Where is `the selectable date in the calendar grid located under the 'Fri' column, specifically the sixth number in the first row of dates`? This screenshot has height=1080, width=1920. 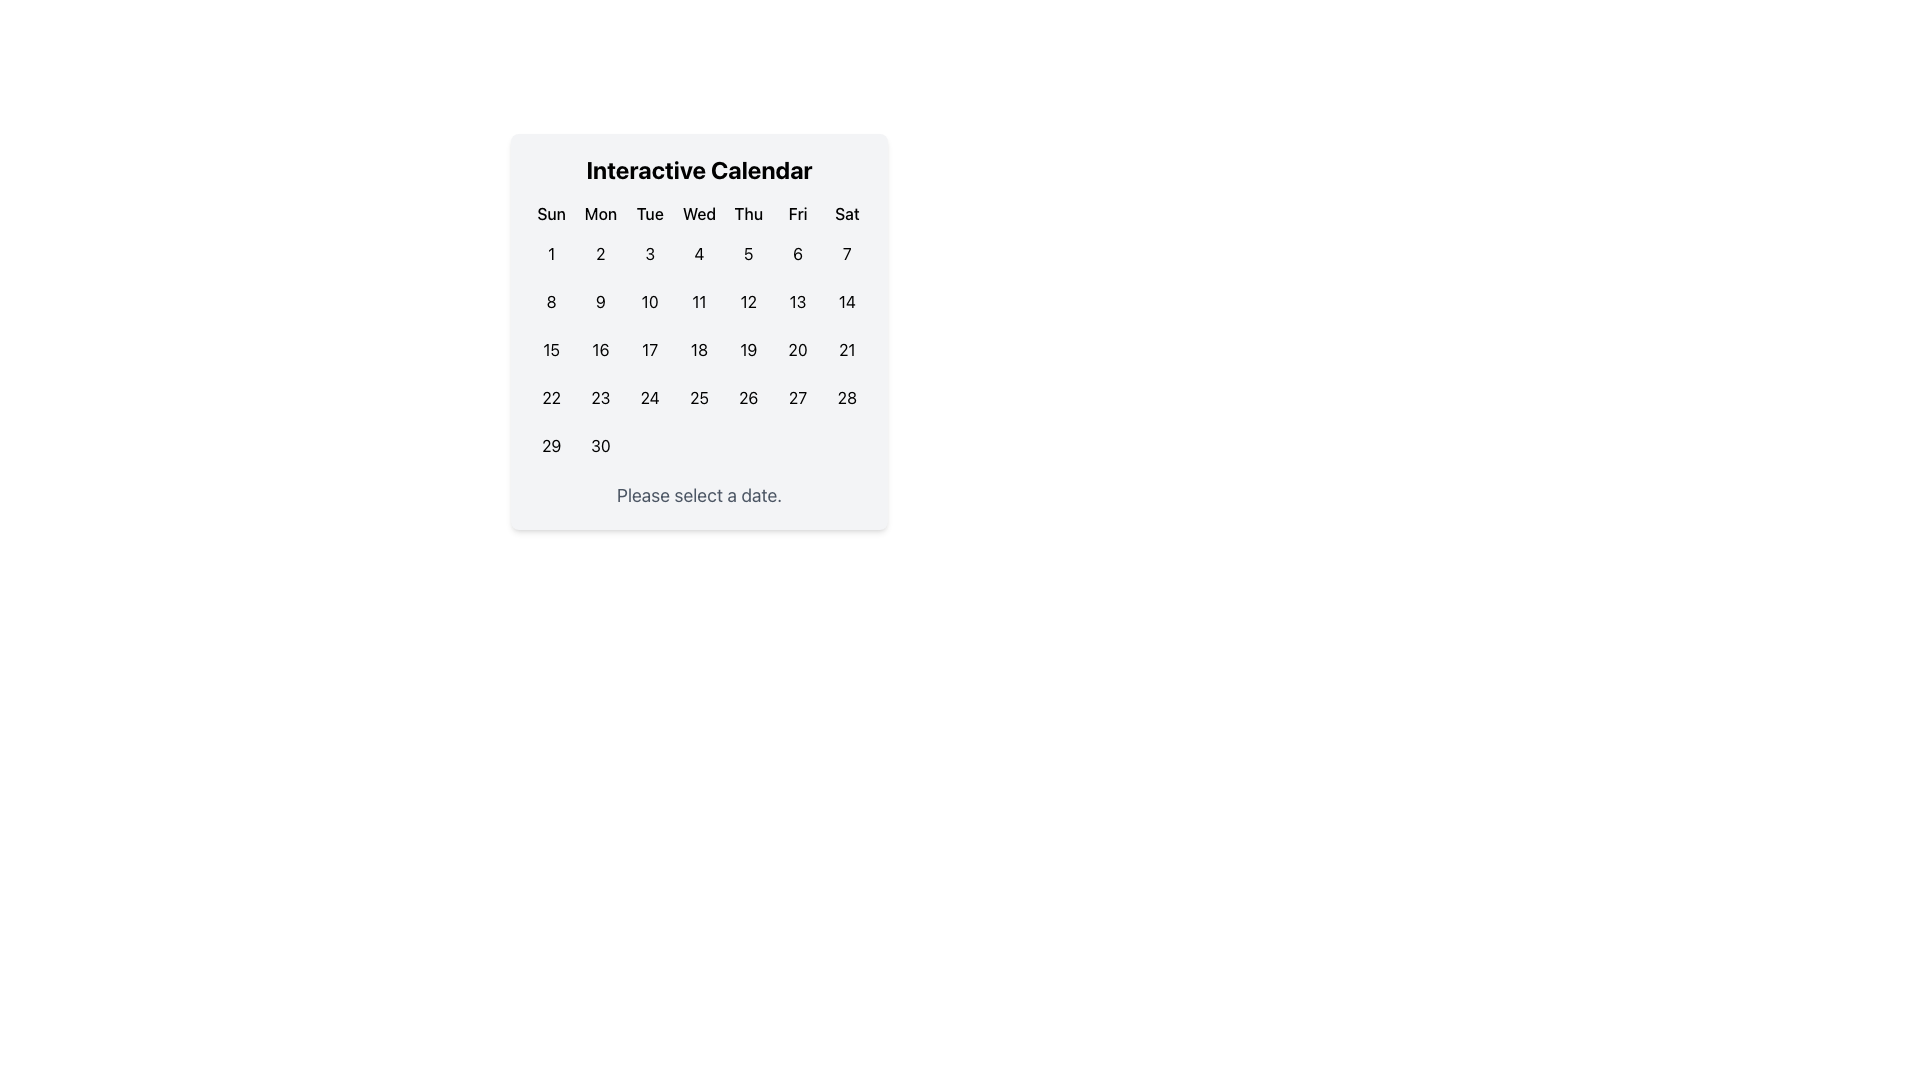
the selectable date in the calendar grid located under the 'Fri' column, specifically the sixth number in the first row of dates is located at coordinates (797, 253).